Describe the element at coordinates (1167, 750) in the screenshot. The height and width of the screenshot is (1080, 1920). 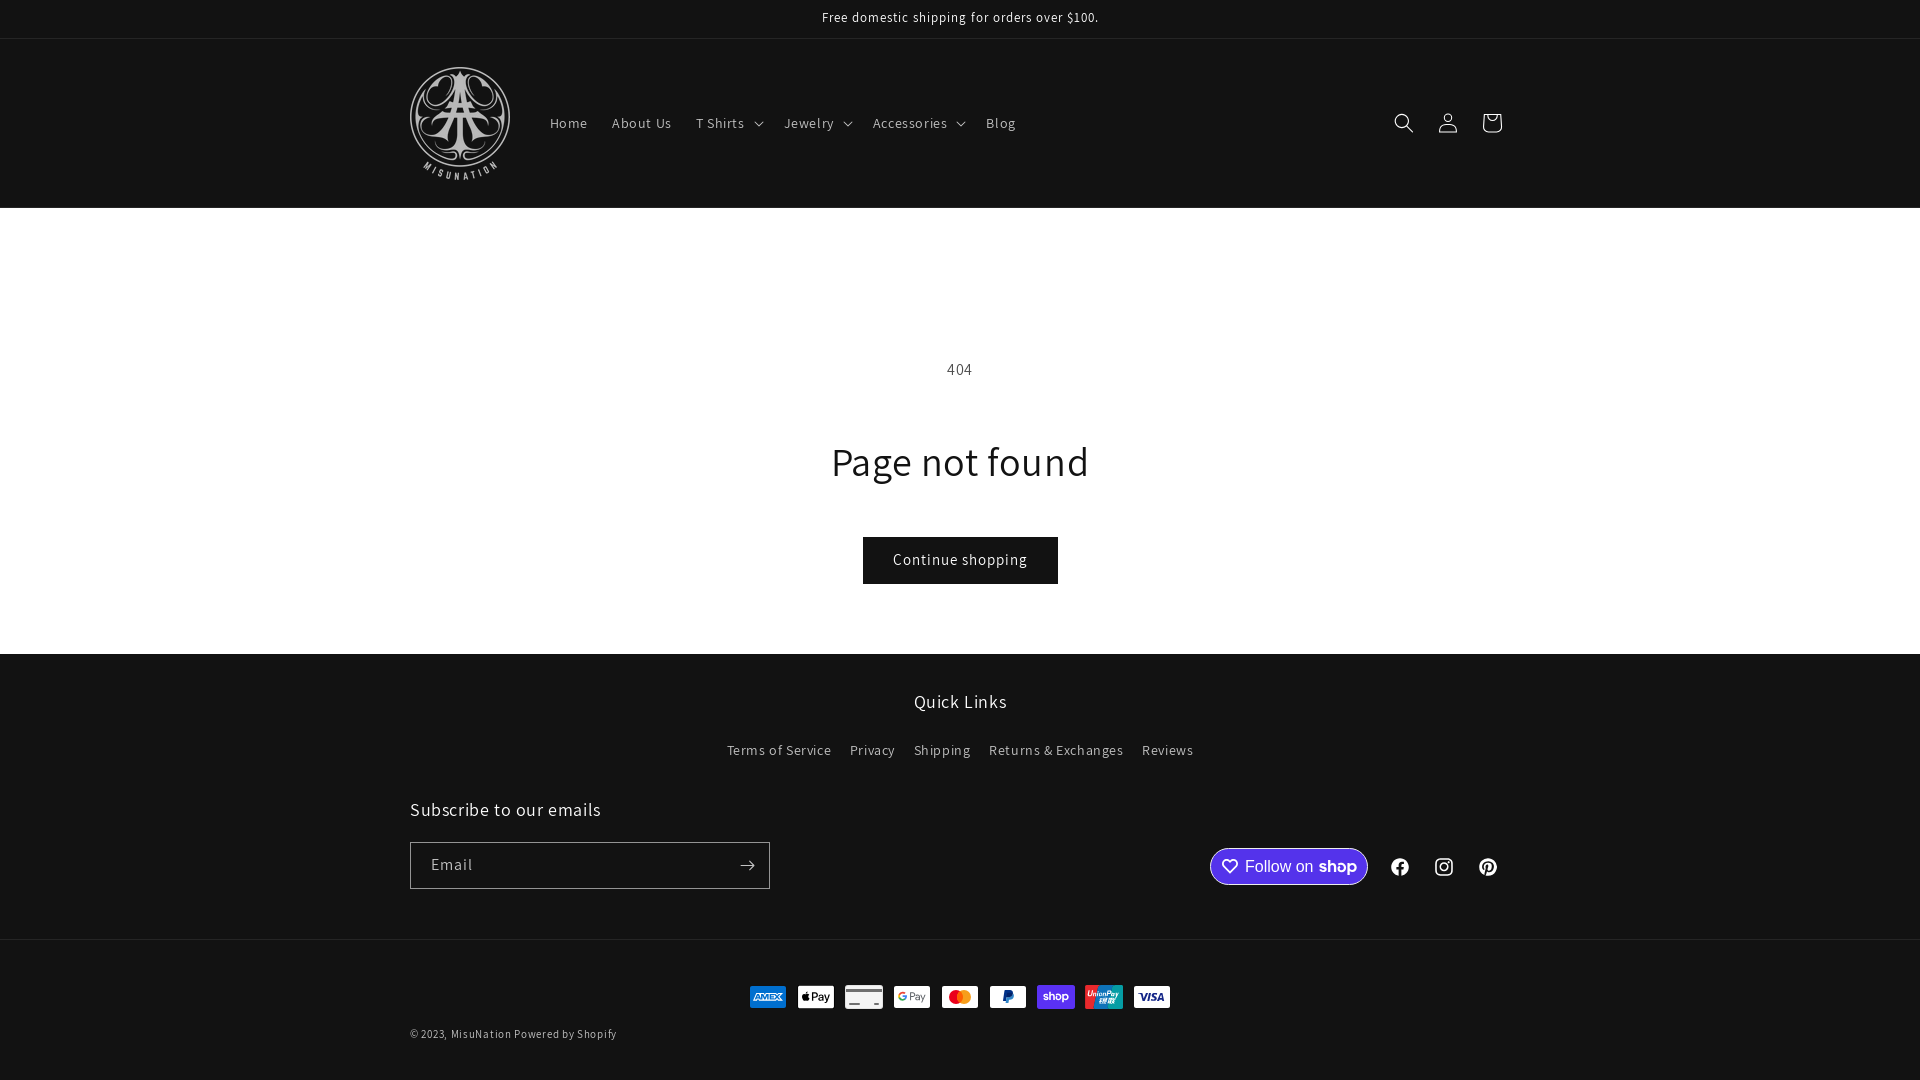
I see `'Reviews'` at that location.